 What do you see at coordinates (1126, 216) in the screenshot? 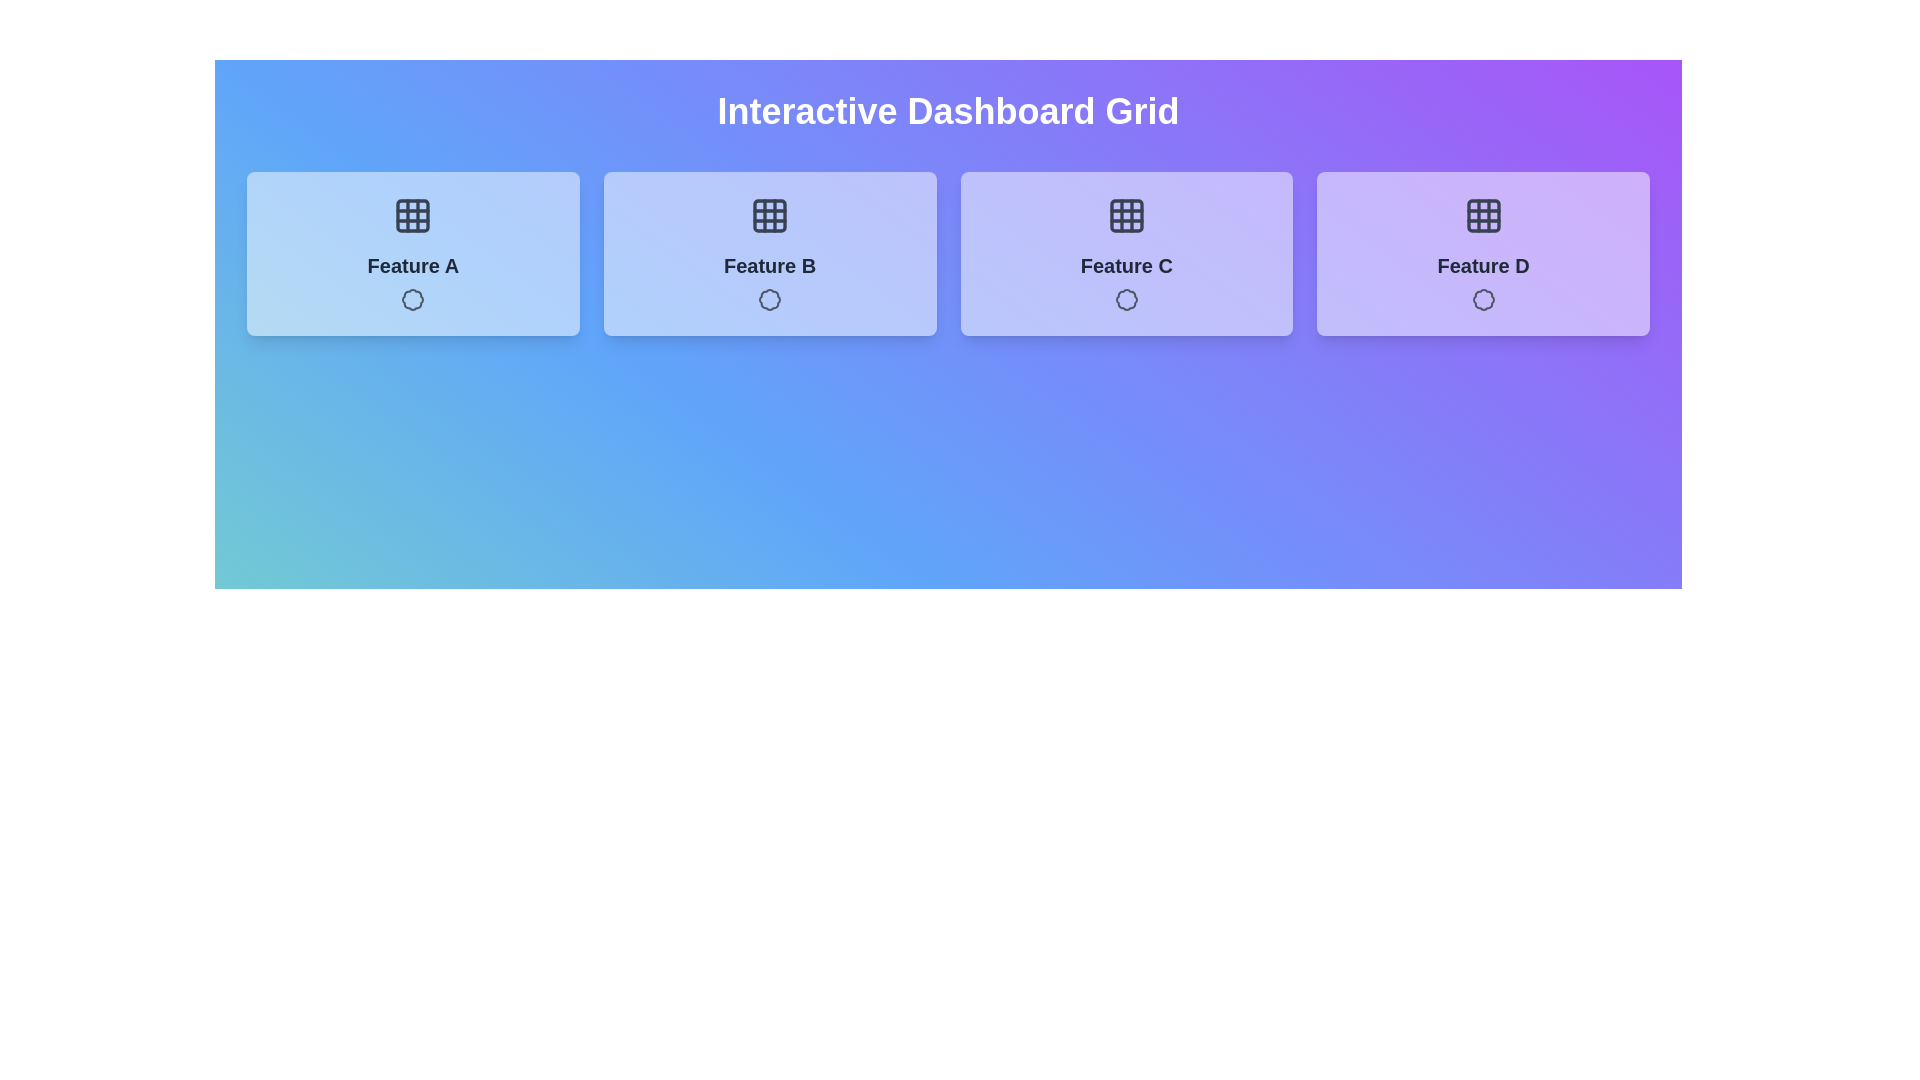
I see `the 3x3 grid icon with dark gray lines located` at bounding box center [1126, 216].